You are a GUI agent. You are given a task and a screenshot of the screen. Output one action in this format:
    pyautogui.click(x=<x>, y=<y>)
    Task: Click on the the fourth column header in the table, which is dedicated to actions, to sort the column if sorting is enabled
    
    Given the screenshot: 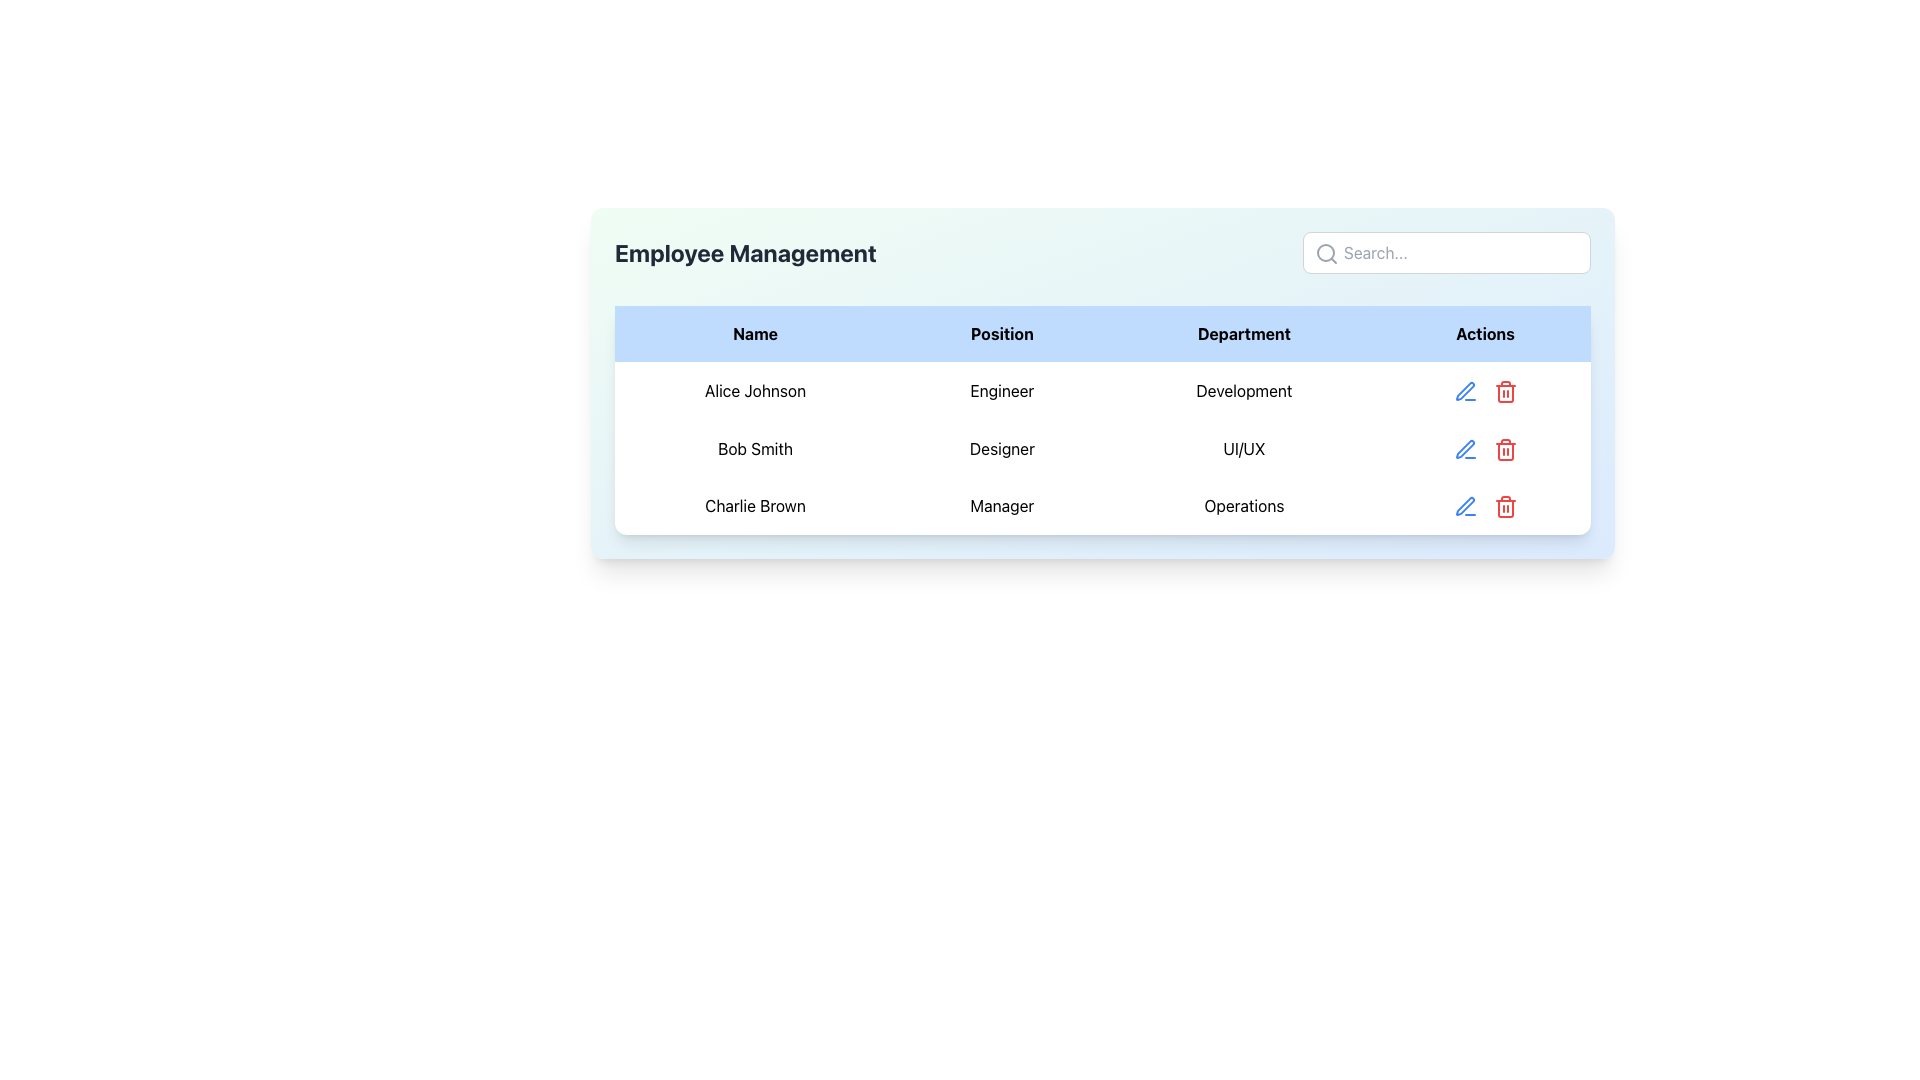 What is the action you would take?
    pyautogui.click(x=1485, y=333)
    